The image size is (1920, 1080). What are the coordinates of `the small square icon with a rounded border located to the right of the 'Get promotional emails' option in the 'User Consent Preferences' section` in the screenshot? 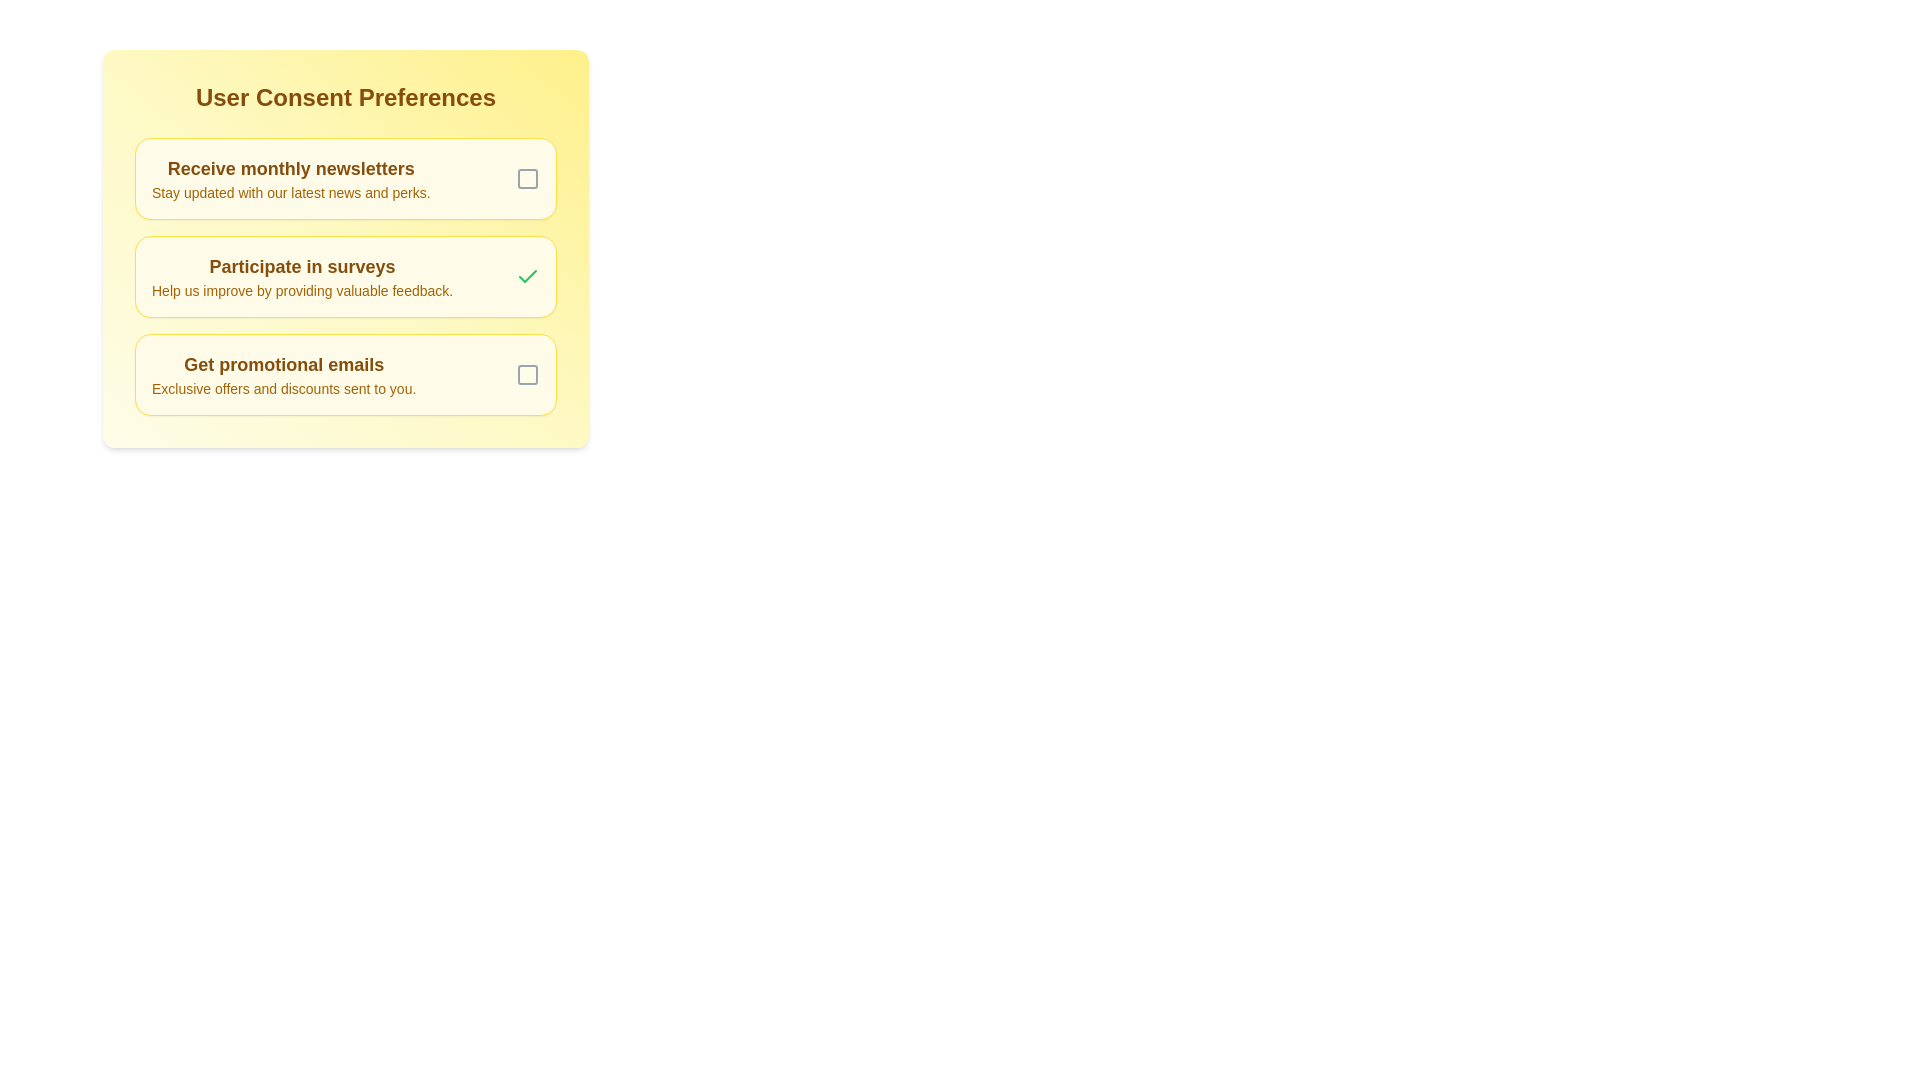 It's located at (528, 374).